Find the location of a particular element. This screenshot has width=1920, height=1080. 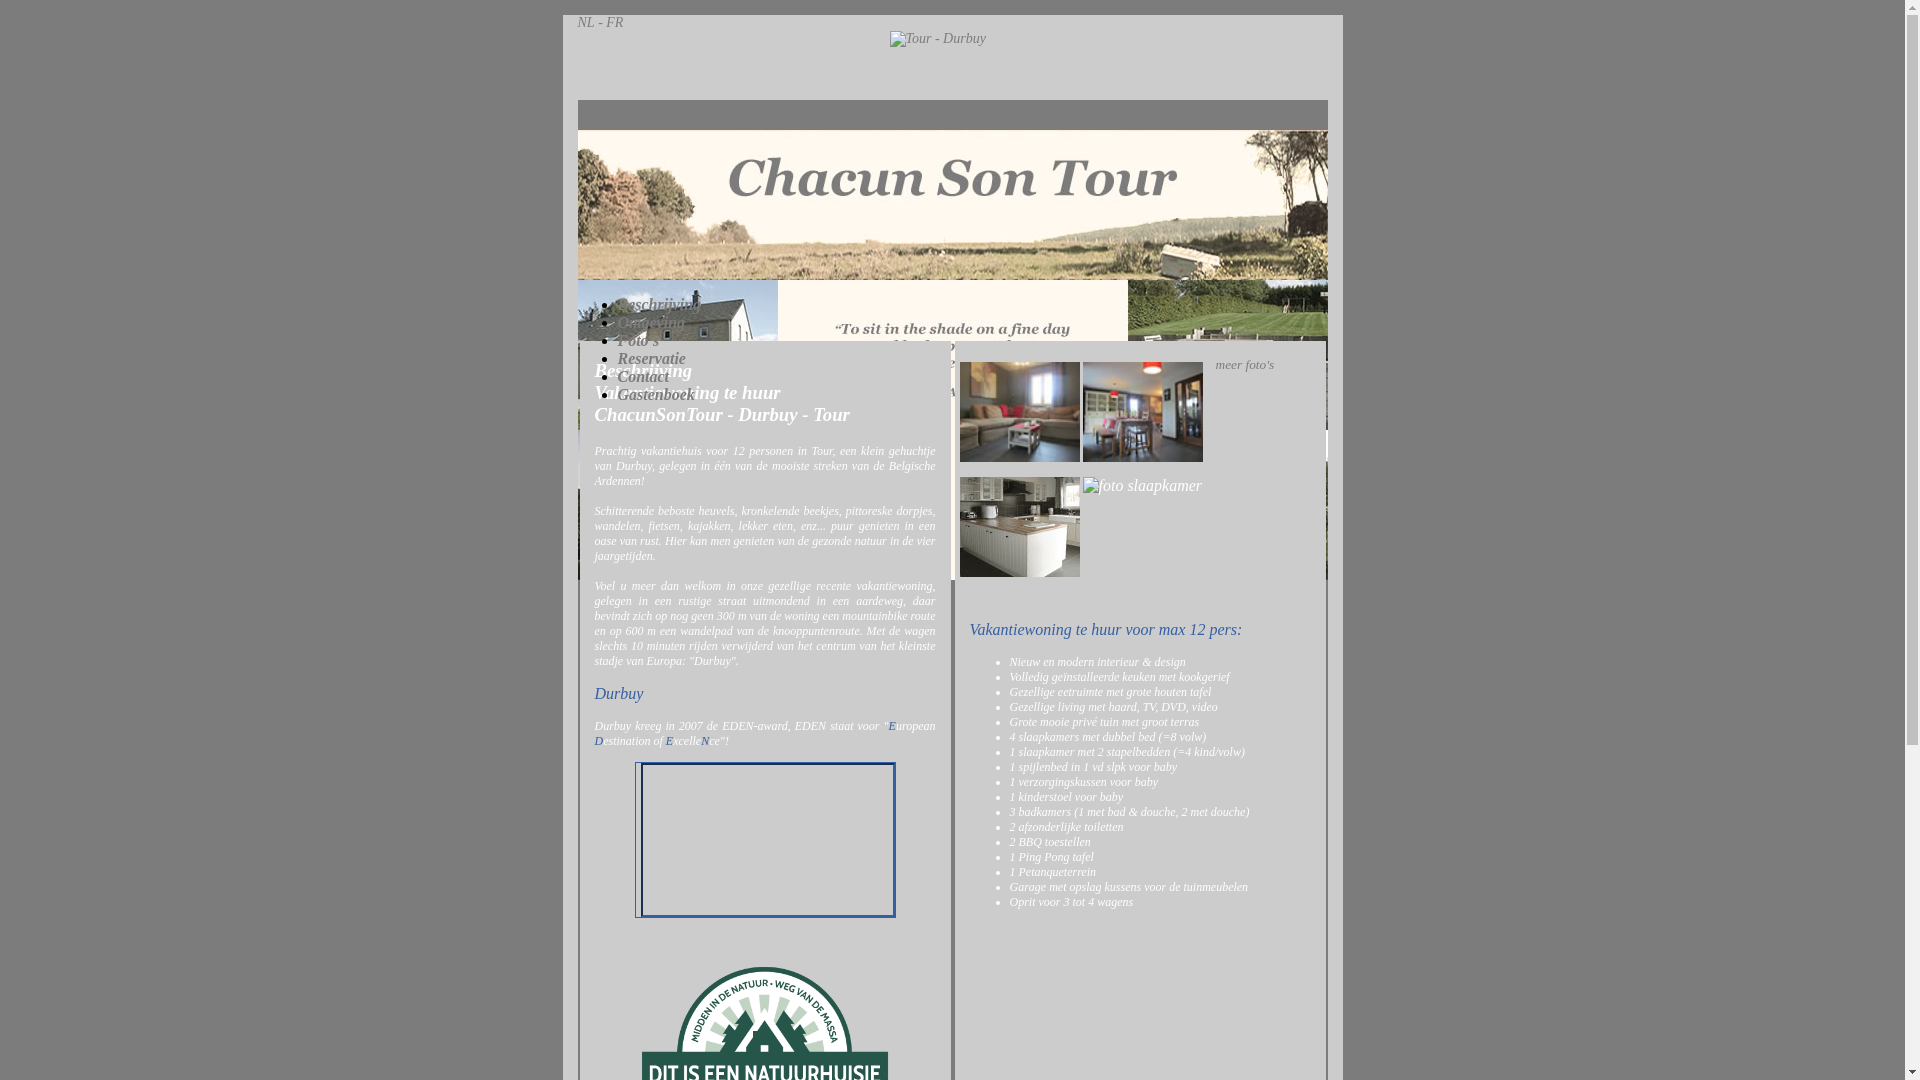

'Reservatie' is located at coordinates (652, 357).